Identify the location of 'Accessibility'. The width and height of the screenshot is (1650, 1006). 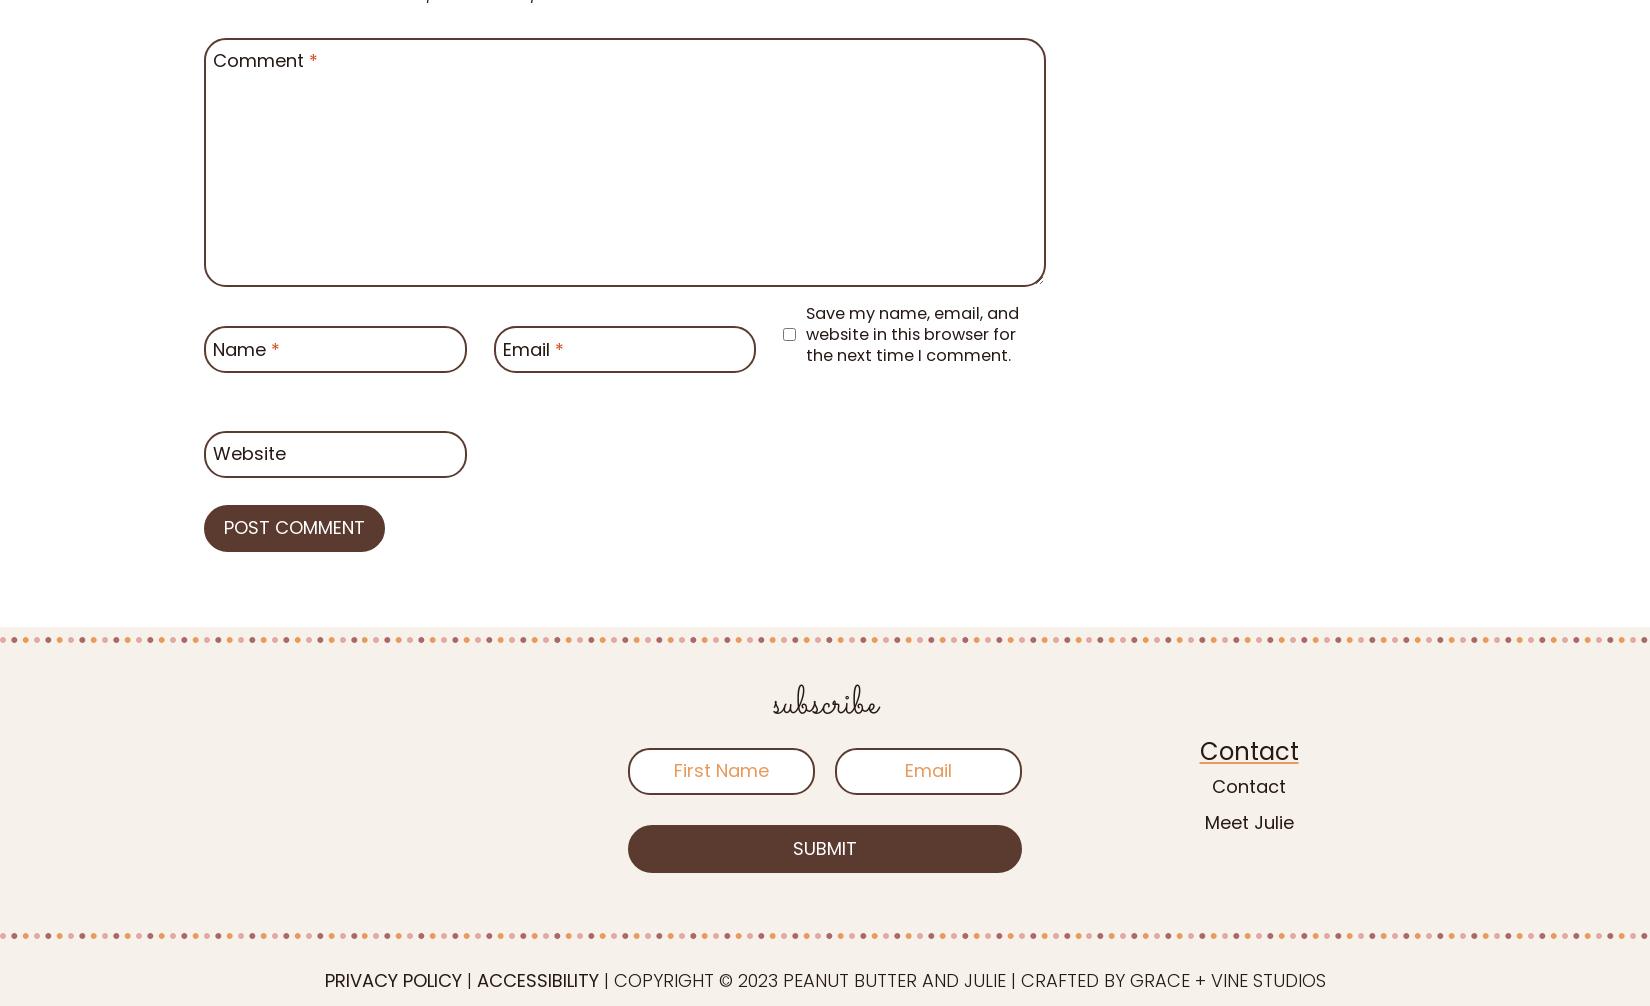
(536, 978).